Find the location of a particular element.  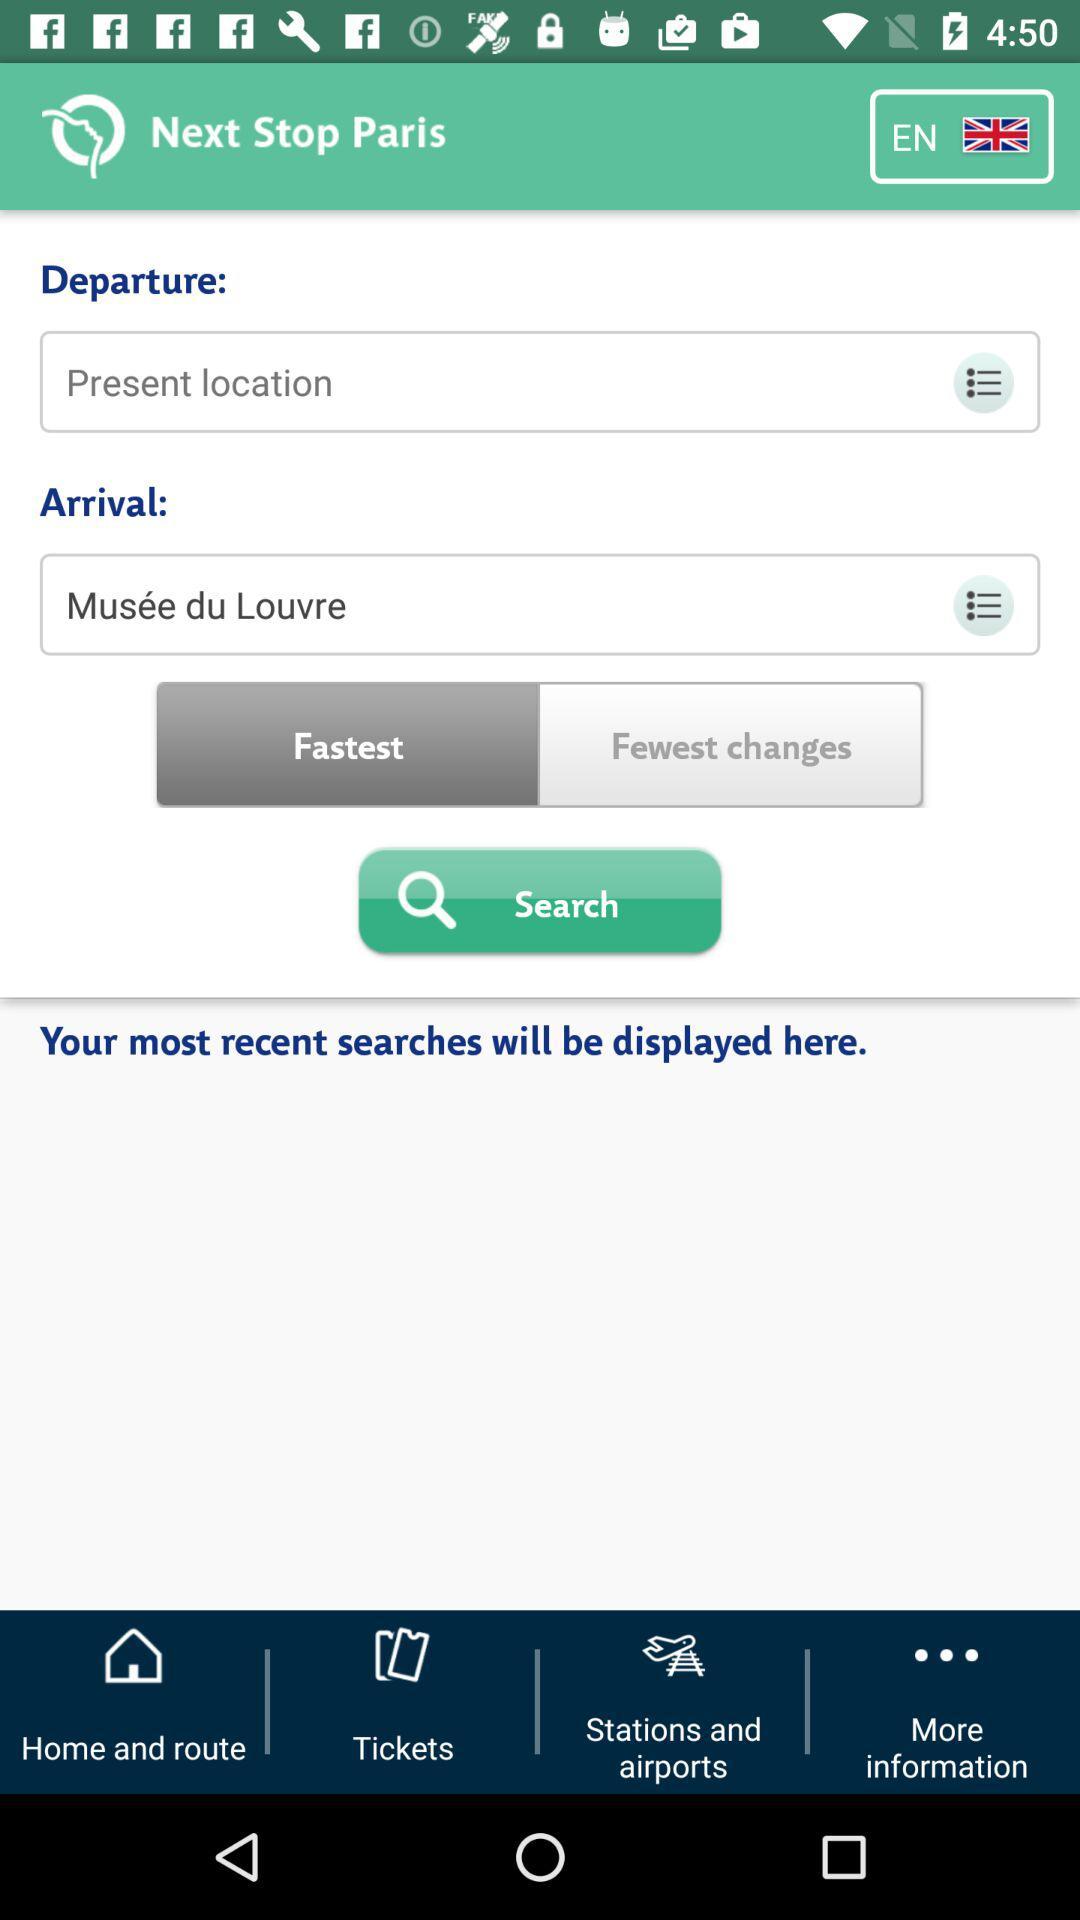

the list icon is located at coordinates (981, 604).